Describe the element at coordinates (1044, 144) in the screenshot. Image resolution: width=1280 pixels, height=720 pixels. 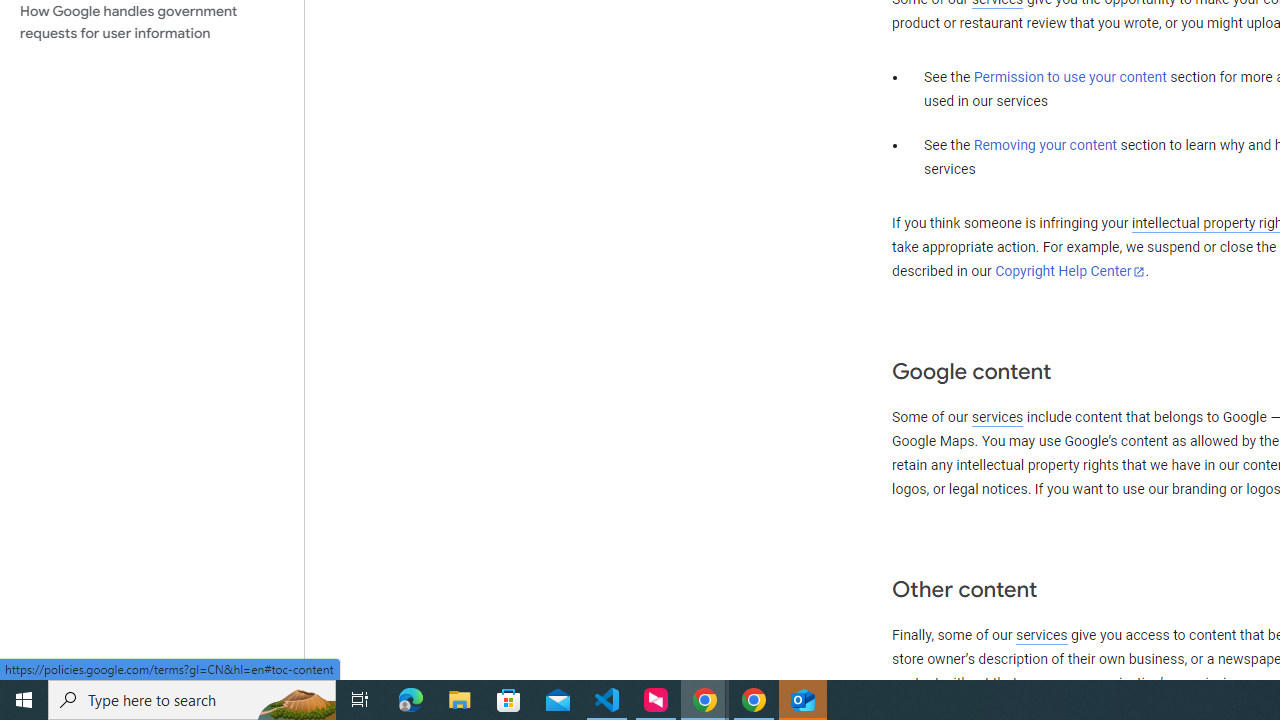
I see `'Removing your content'` at that location.